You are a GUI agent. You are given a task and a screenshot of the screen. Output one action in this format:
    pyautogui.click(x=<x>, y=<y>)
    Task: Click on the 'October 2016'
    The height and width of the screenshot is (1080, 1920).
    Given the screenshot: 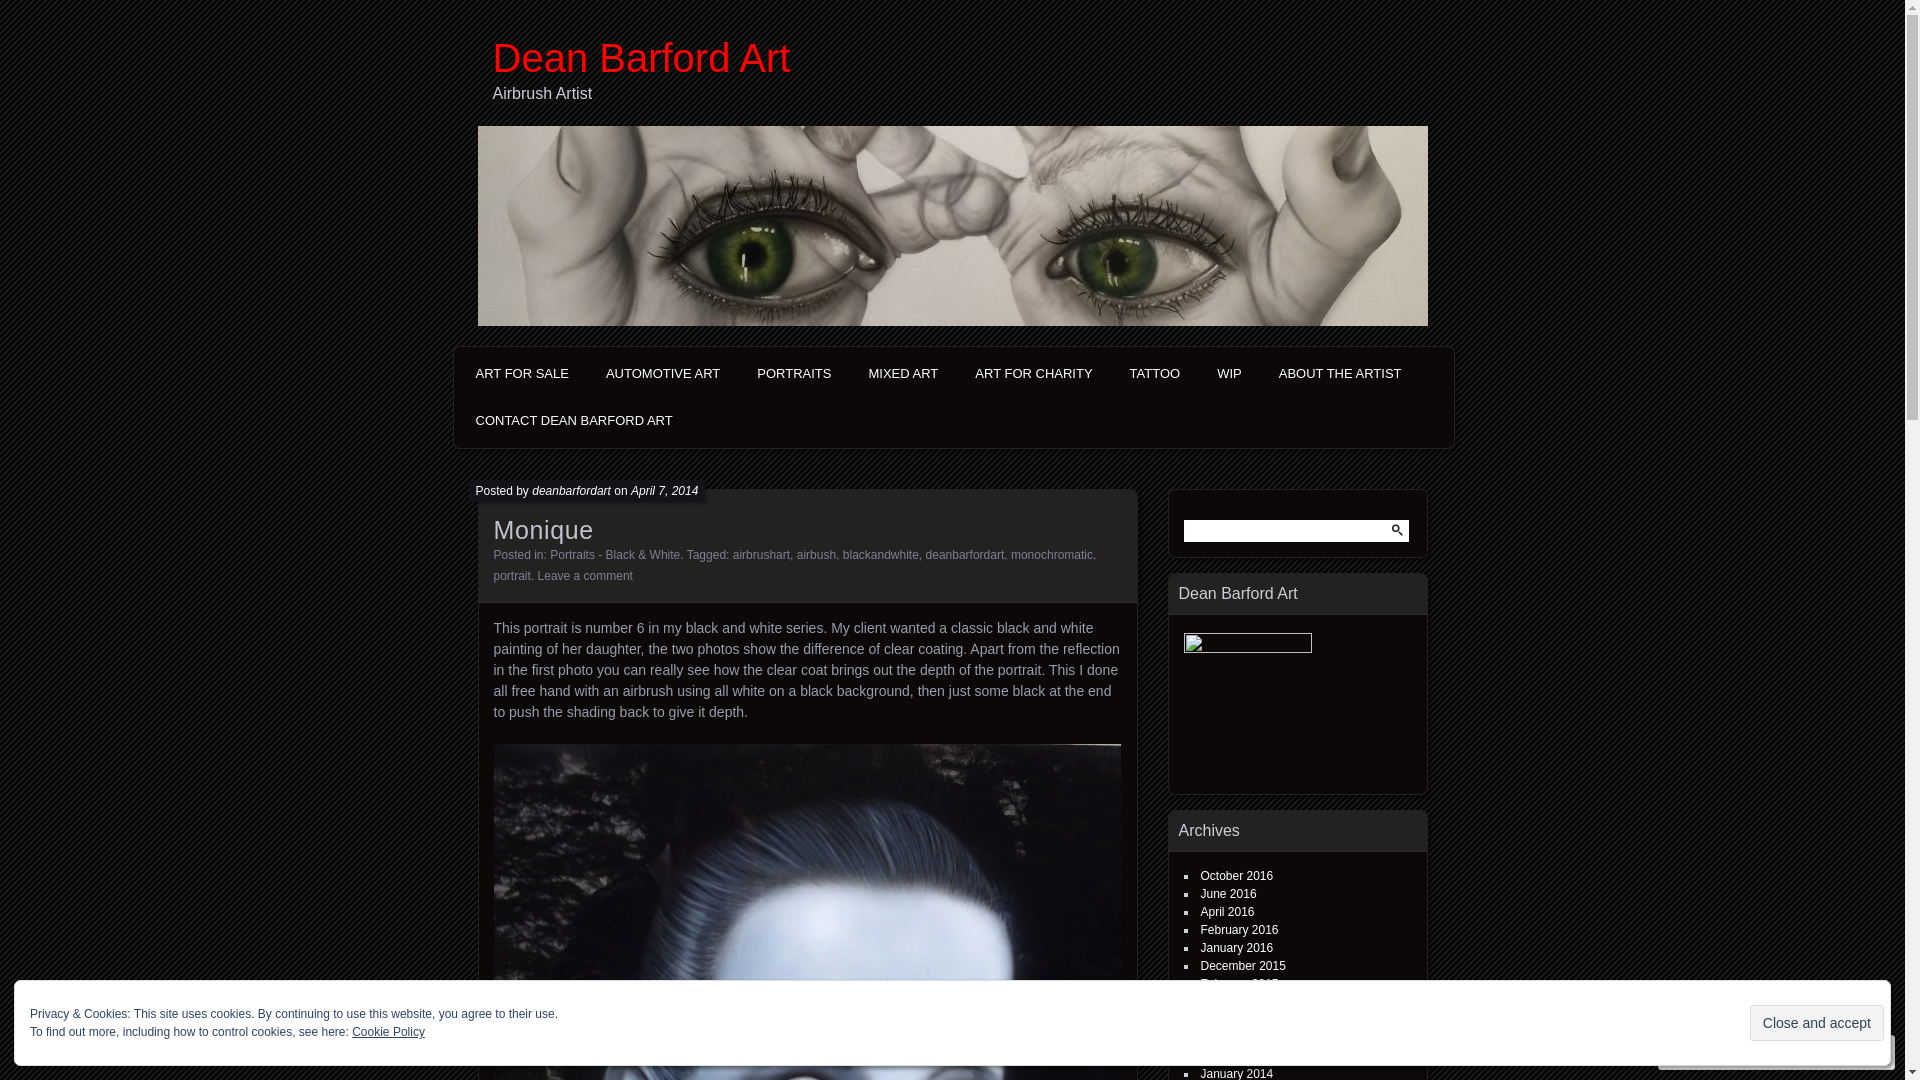 What is the action you would take?
    pyautogui.click(x=1235, y=874)
    